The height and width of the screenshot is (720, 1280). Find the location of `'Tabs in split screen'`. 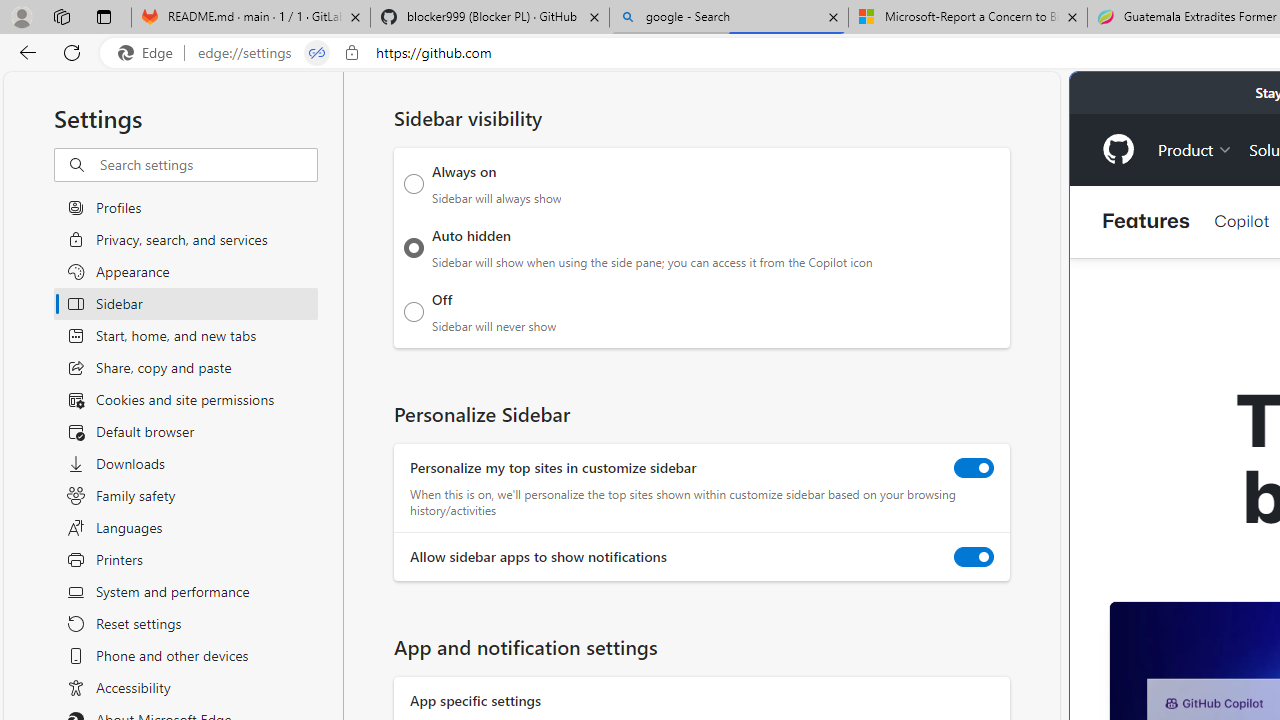

'Tabs in split screen' is located at coordinates (316, 52).